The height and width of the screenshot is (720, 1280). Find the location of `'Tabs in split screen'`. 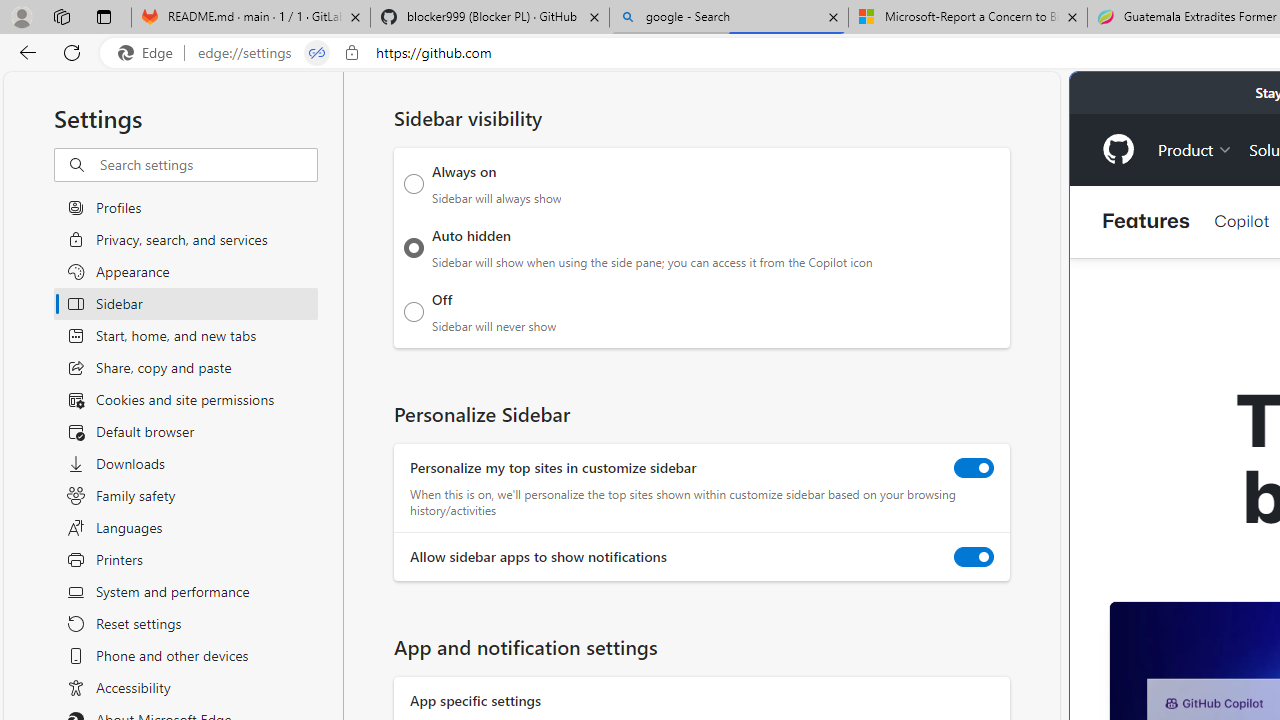

'Tabs in split screen' is located at coordinates (316, 52).